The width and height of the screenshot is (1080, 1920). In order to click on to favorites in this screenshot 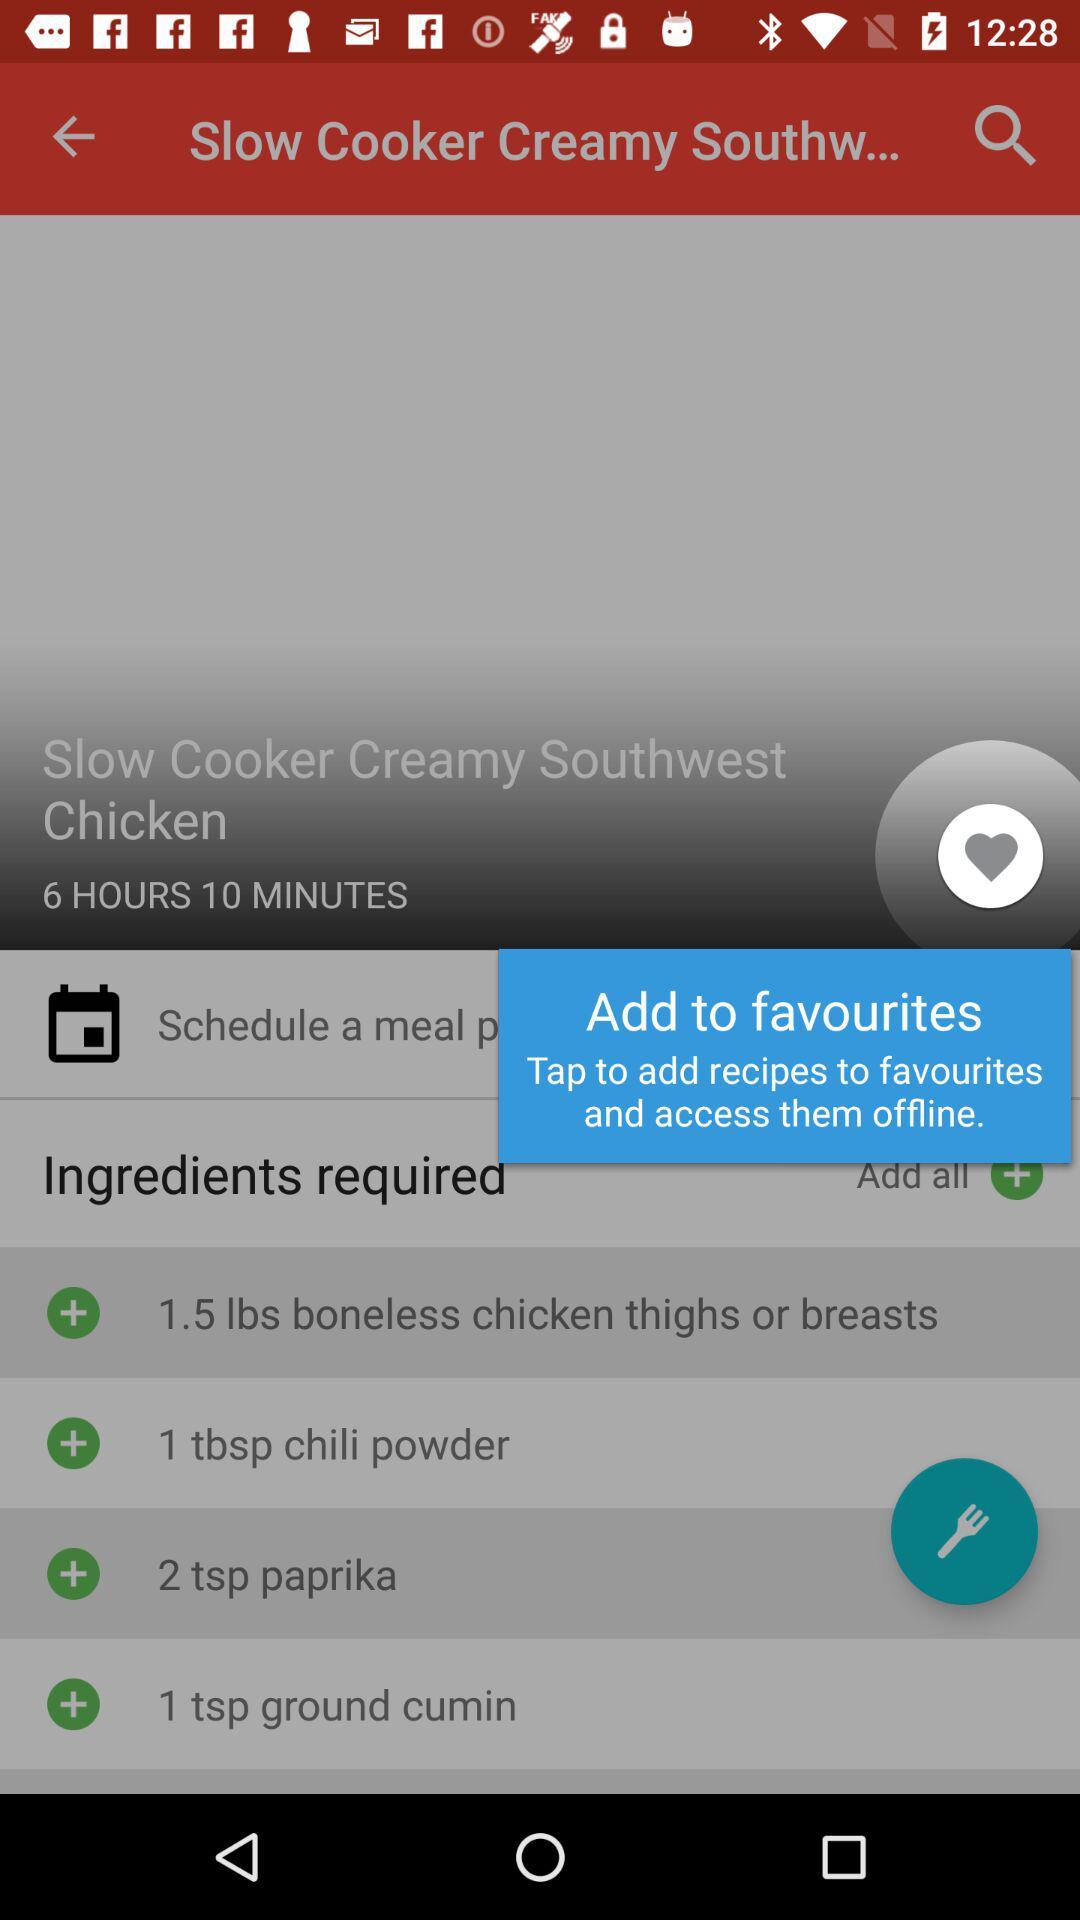, I will do `click(963, 1530)`.